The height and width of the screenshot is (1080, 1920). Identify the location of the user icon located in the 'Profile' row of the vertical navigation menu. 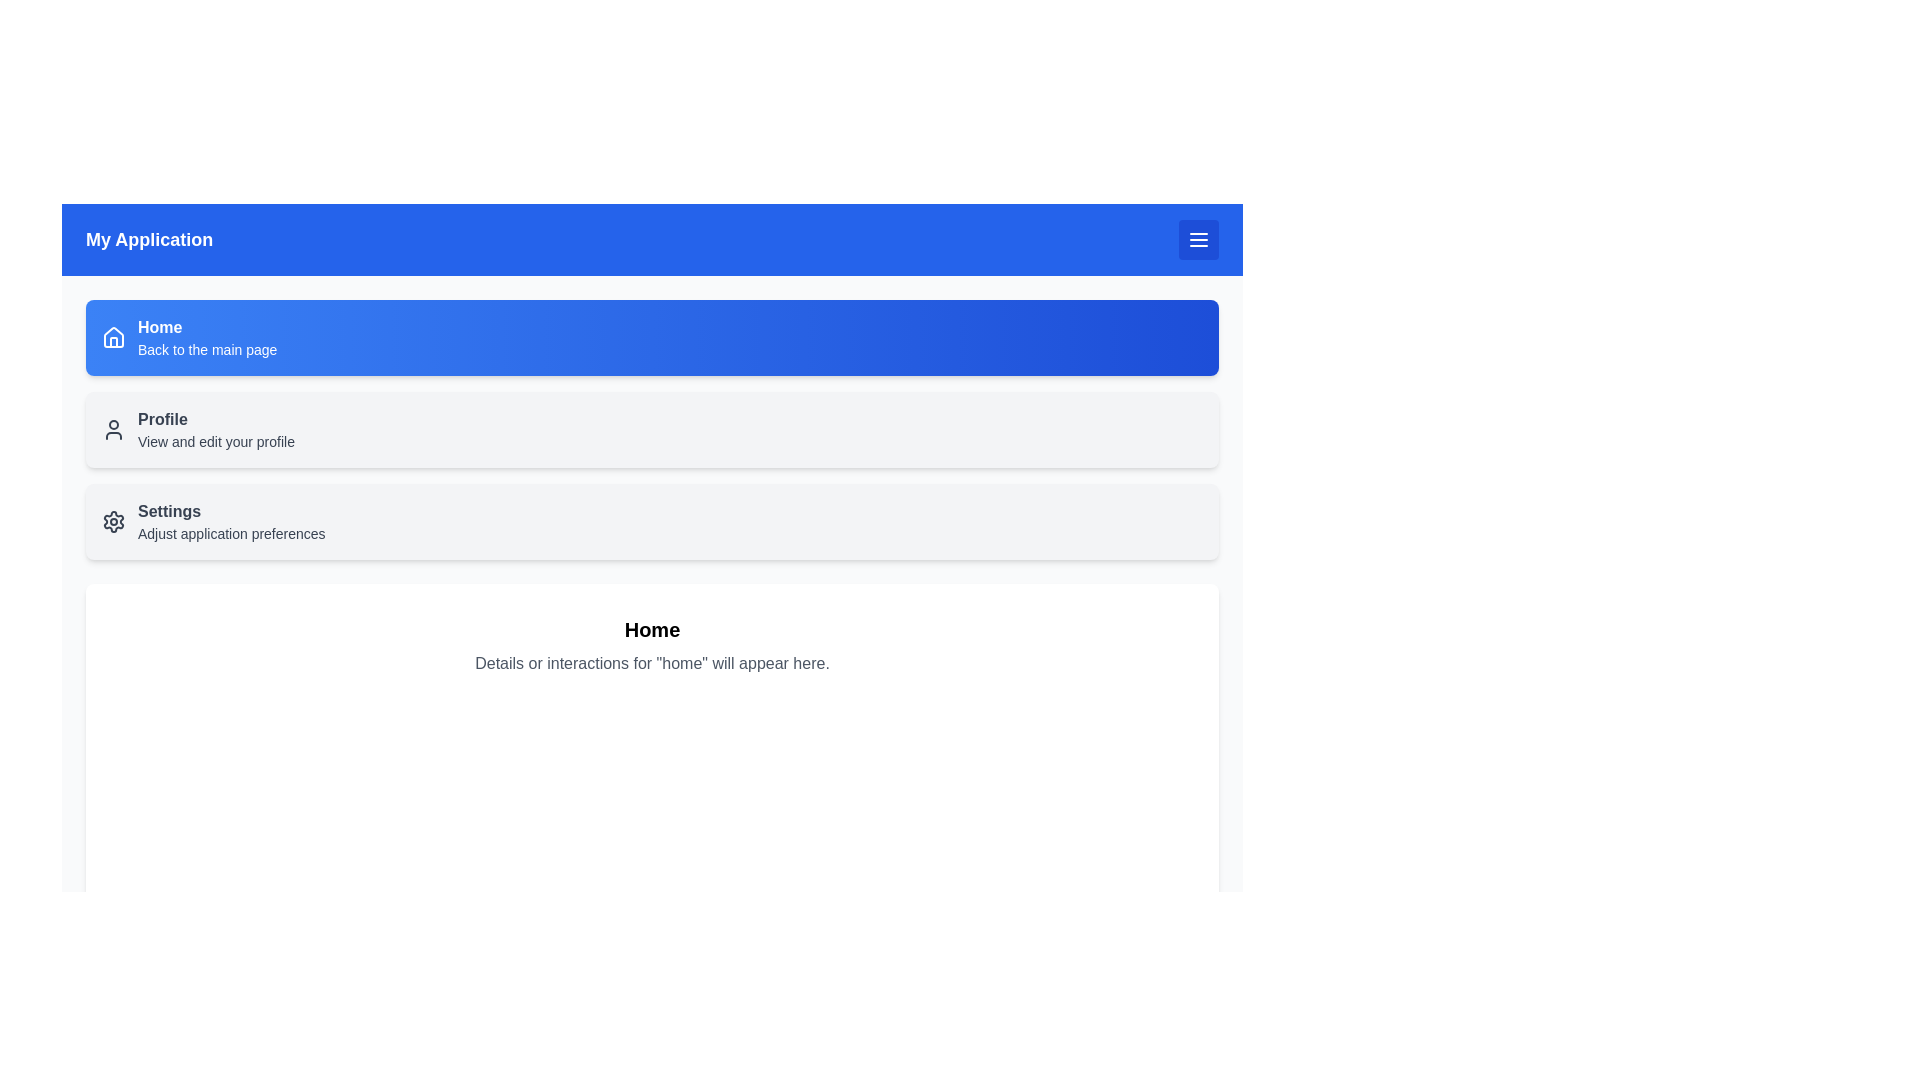
(113, 428).